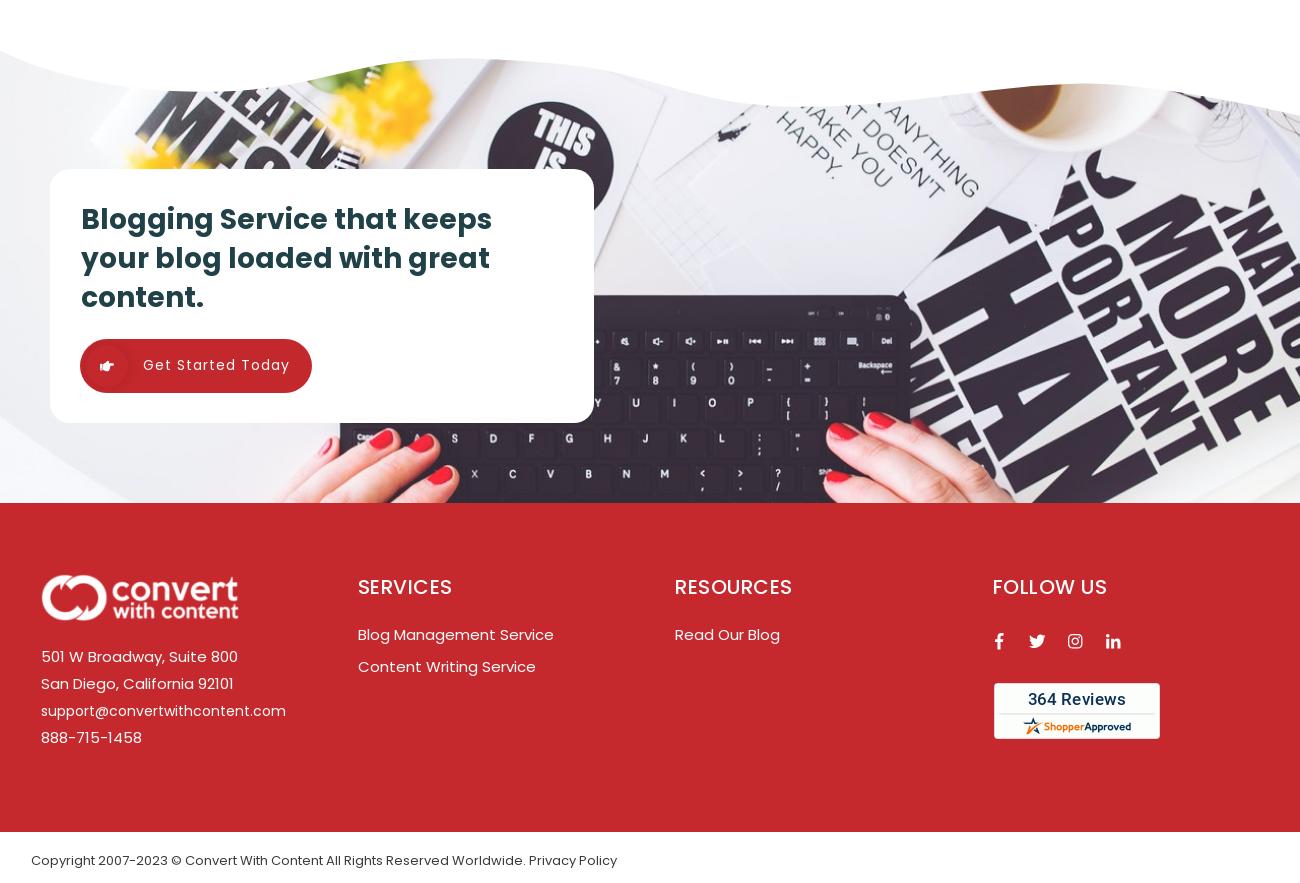  I want to click on '501 W Broadway, Suite 800', so click(39, 654).